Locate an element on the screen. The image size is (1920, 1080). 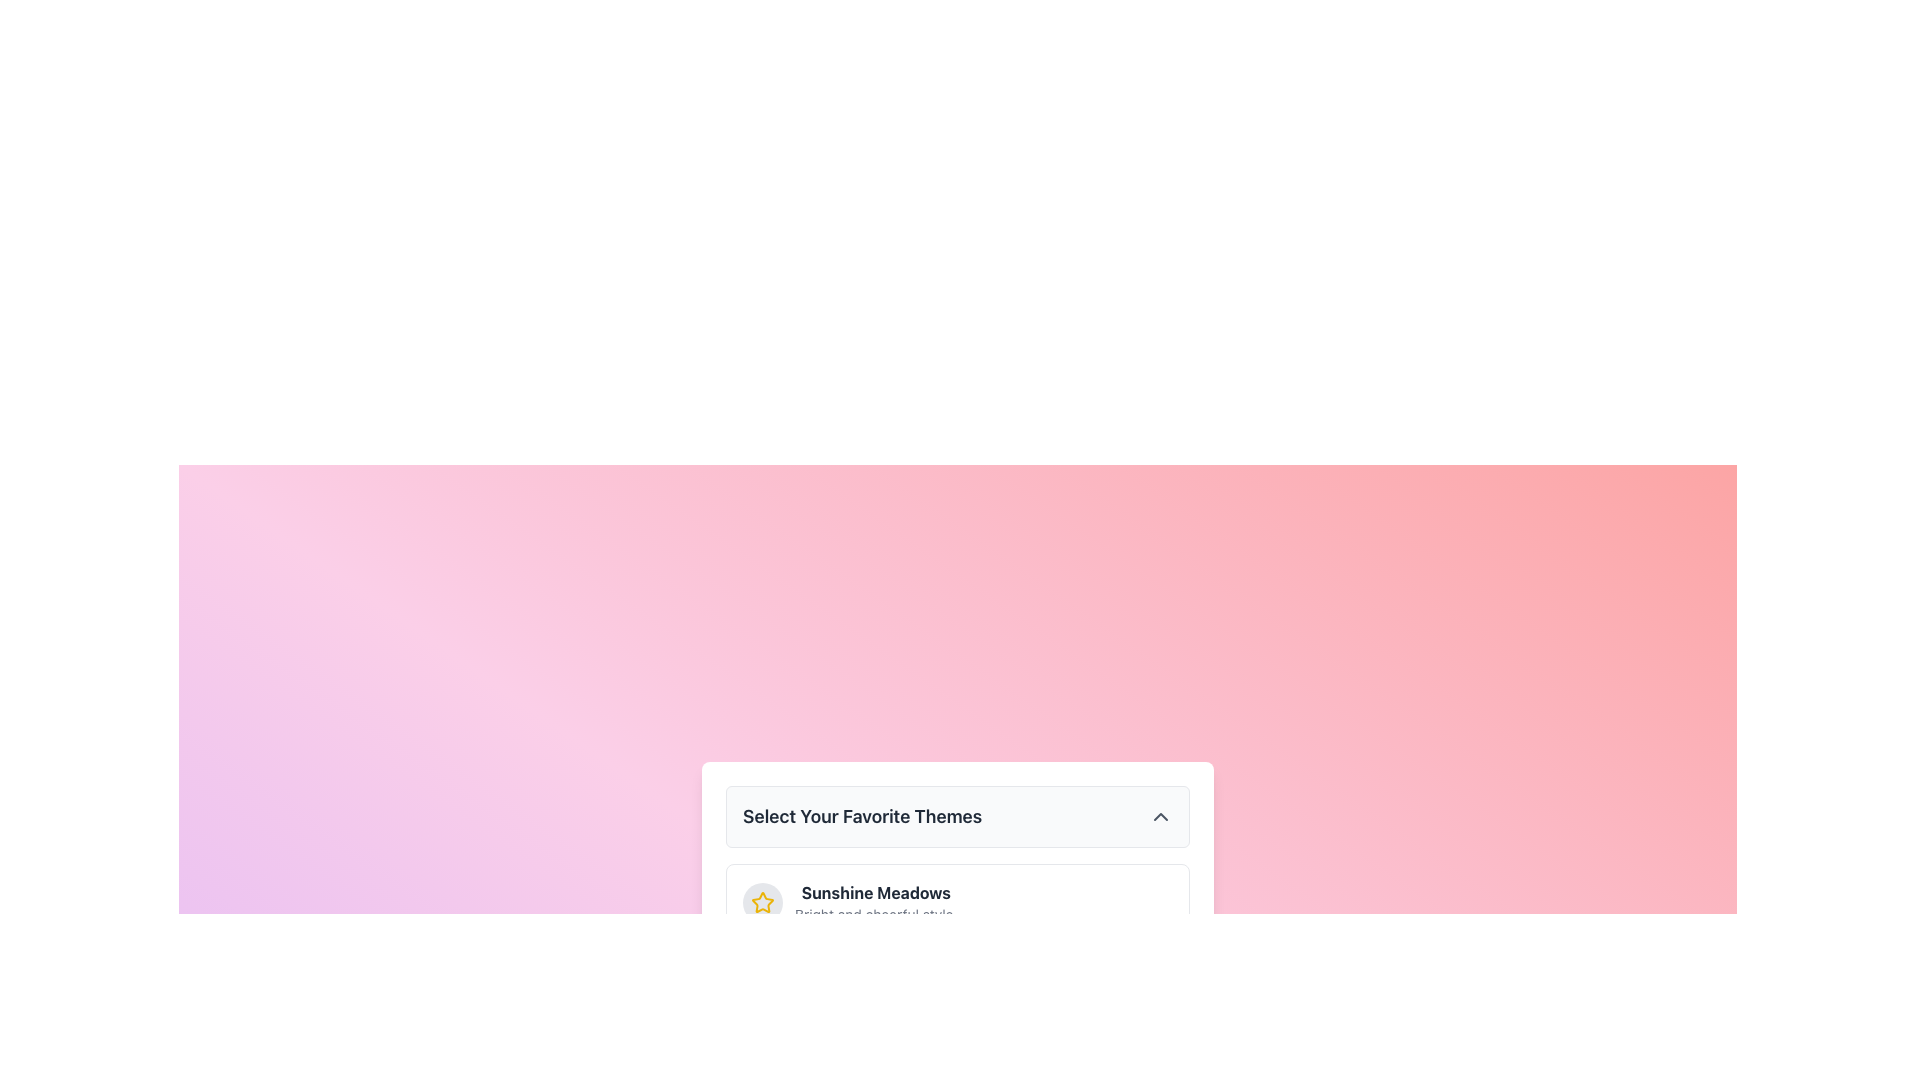
the List item with a star icon on the left and text 'Sunshine Meadows' in bold and dark gray, followed by 'Bright and cheerful style.' in lighter gray is located at coordinates (850, 902).